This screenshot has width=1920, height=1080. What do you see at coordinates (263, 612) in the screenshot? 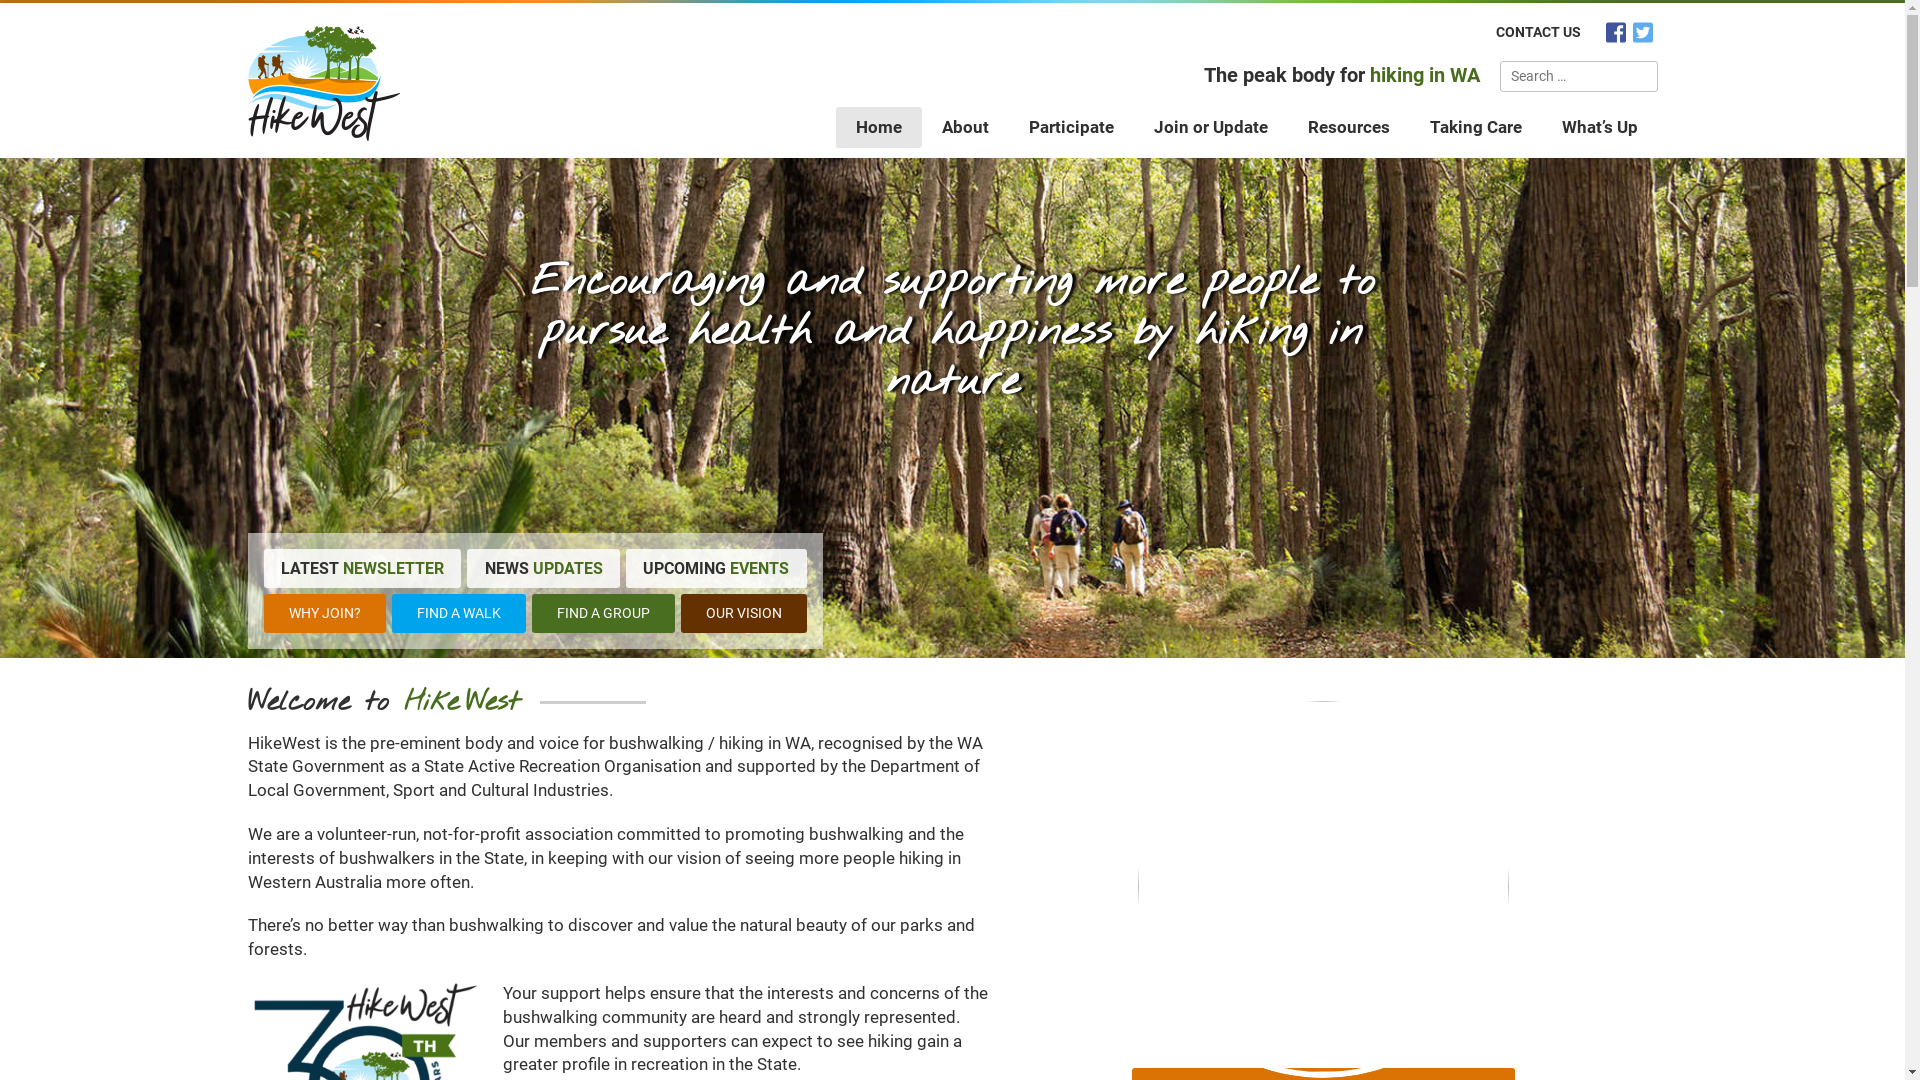
I see `'WHY JOIN?'` at bounding box center [263, 612].